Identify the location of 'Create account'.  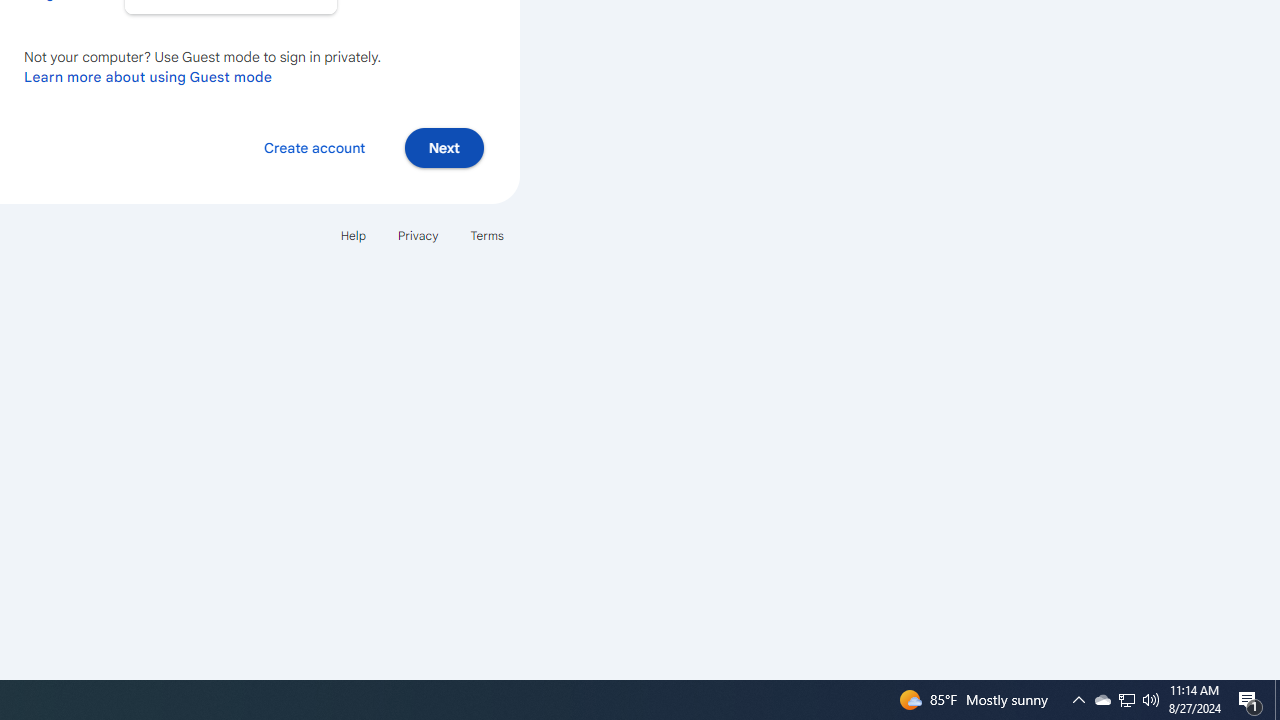
(313, 146).